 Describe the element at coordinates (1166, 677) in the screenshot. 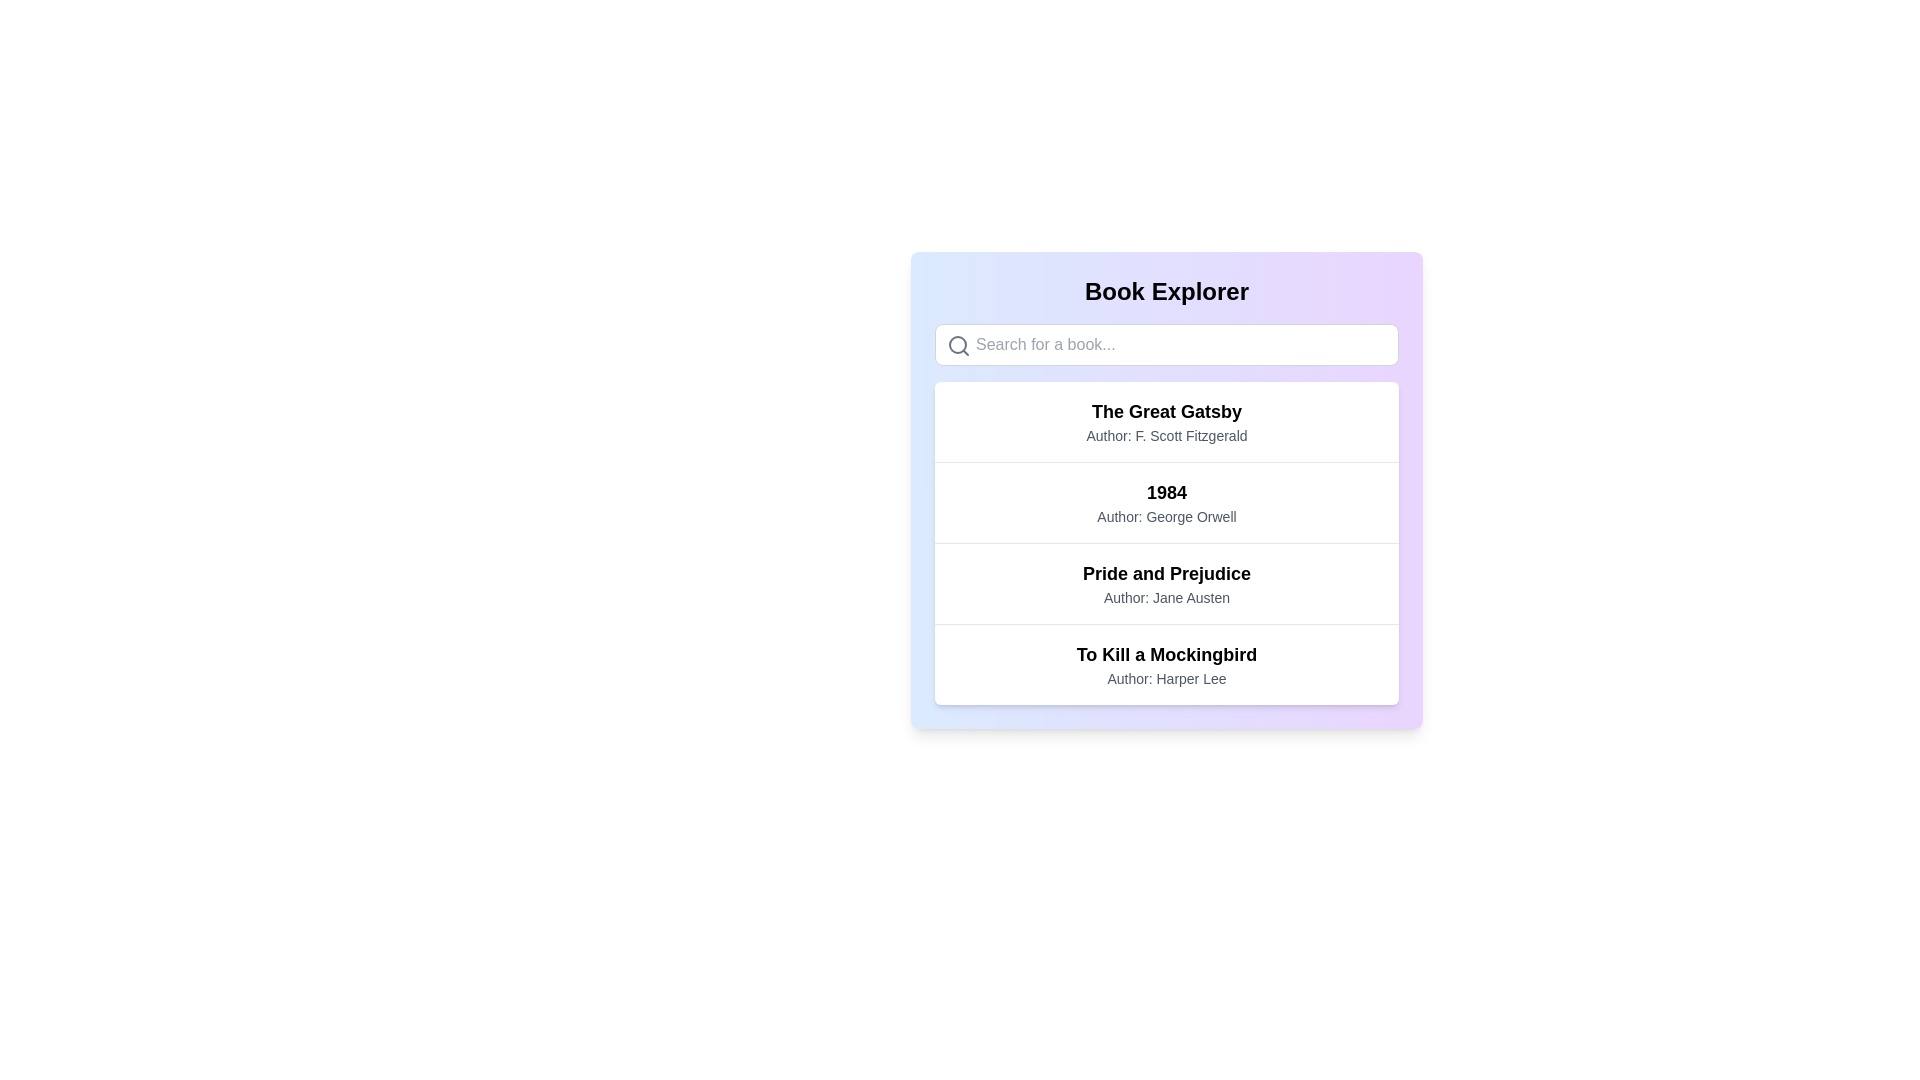

I see `the text label displaying 'Author: Harper Lee', which is styled in smaller gray font and positioned directly below 'To Kill a Mockingbird'` at that location.